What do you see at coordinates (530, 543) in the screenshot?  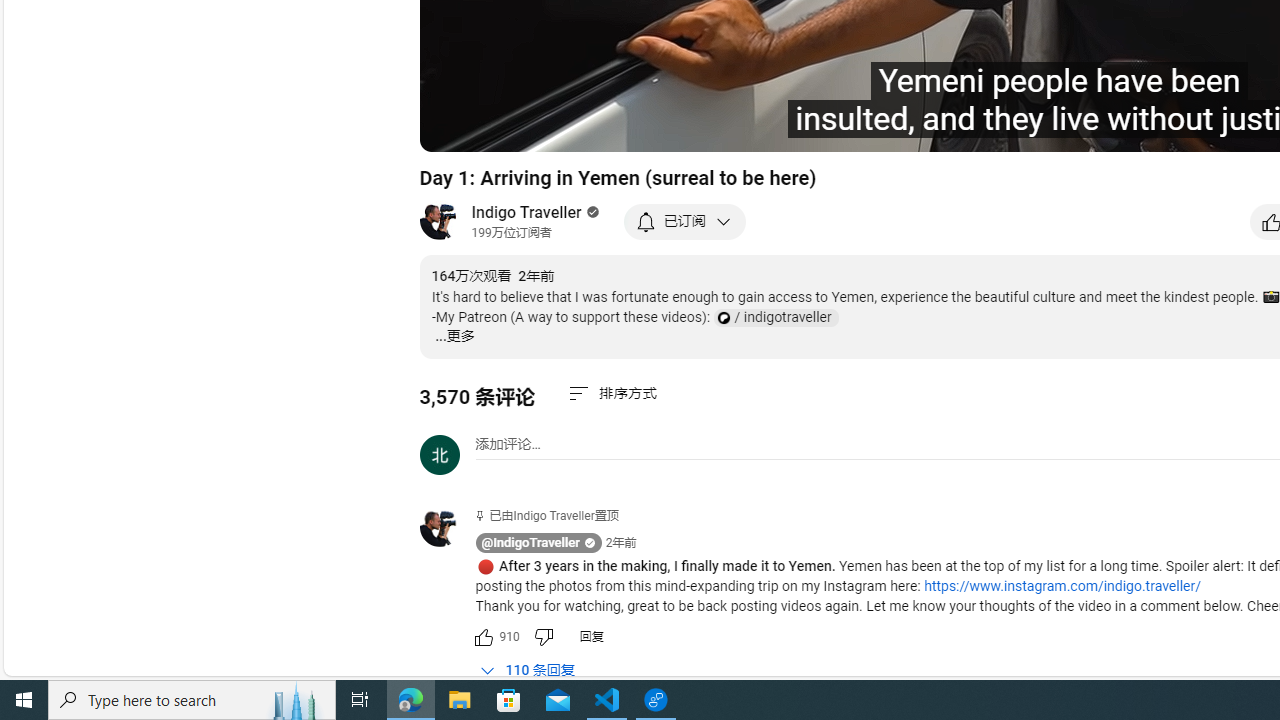 I see `'@IndigoTraveller'` at bounding box center [530, 543].